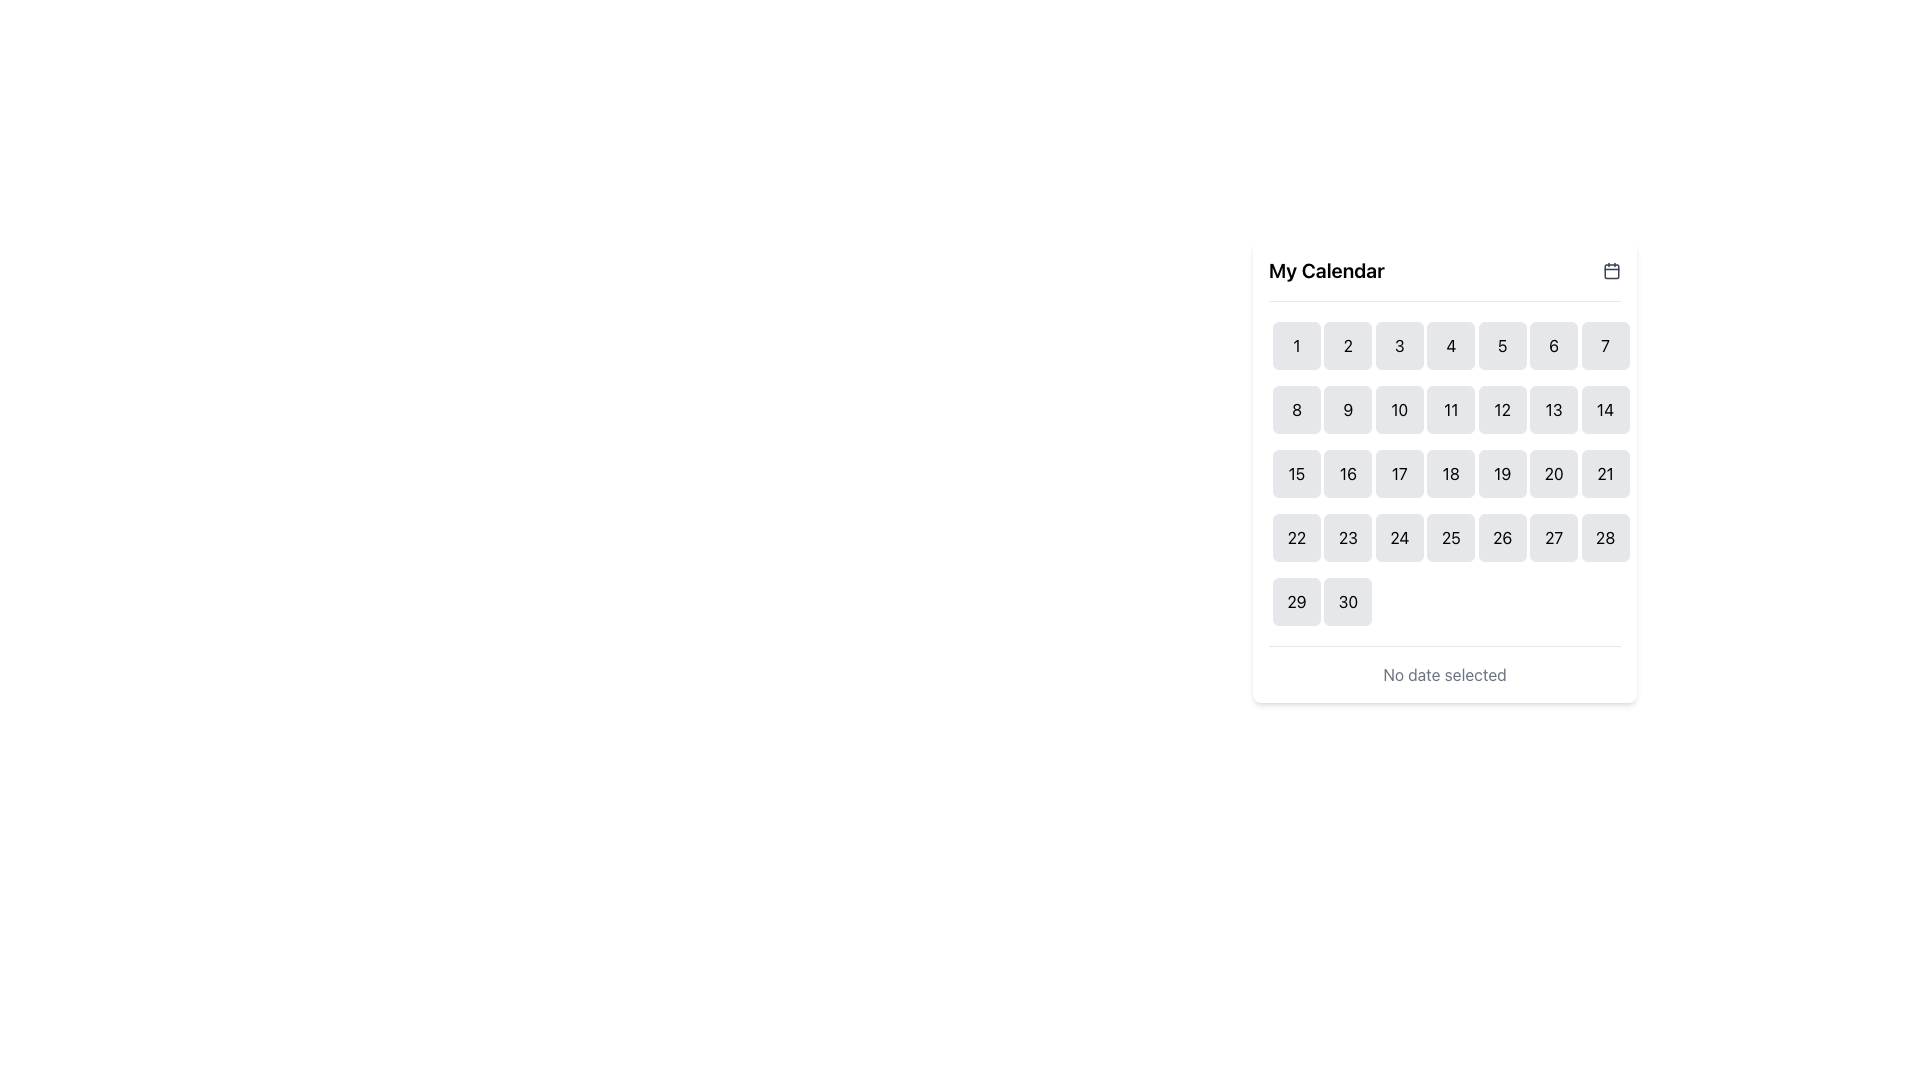  I want to click on the button representing the 12th day of the calendar displayed in the second row and fifth column, so click(1502, 408).